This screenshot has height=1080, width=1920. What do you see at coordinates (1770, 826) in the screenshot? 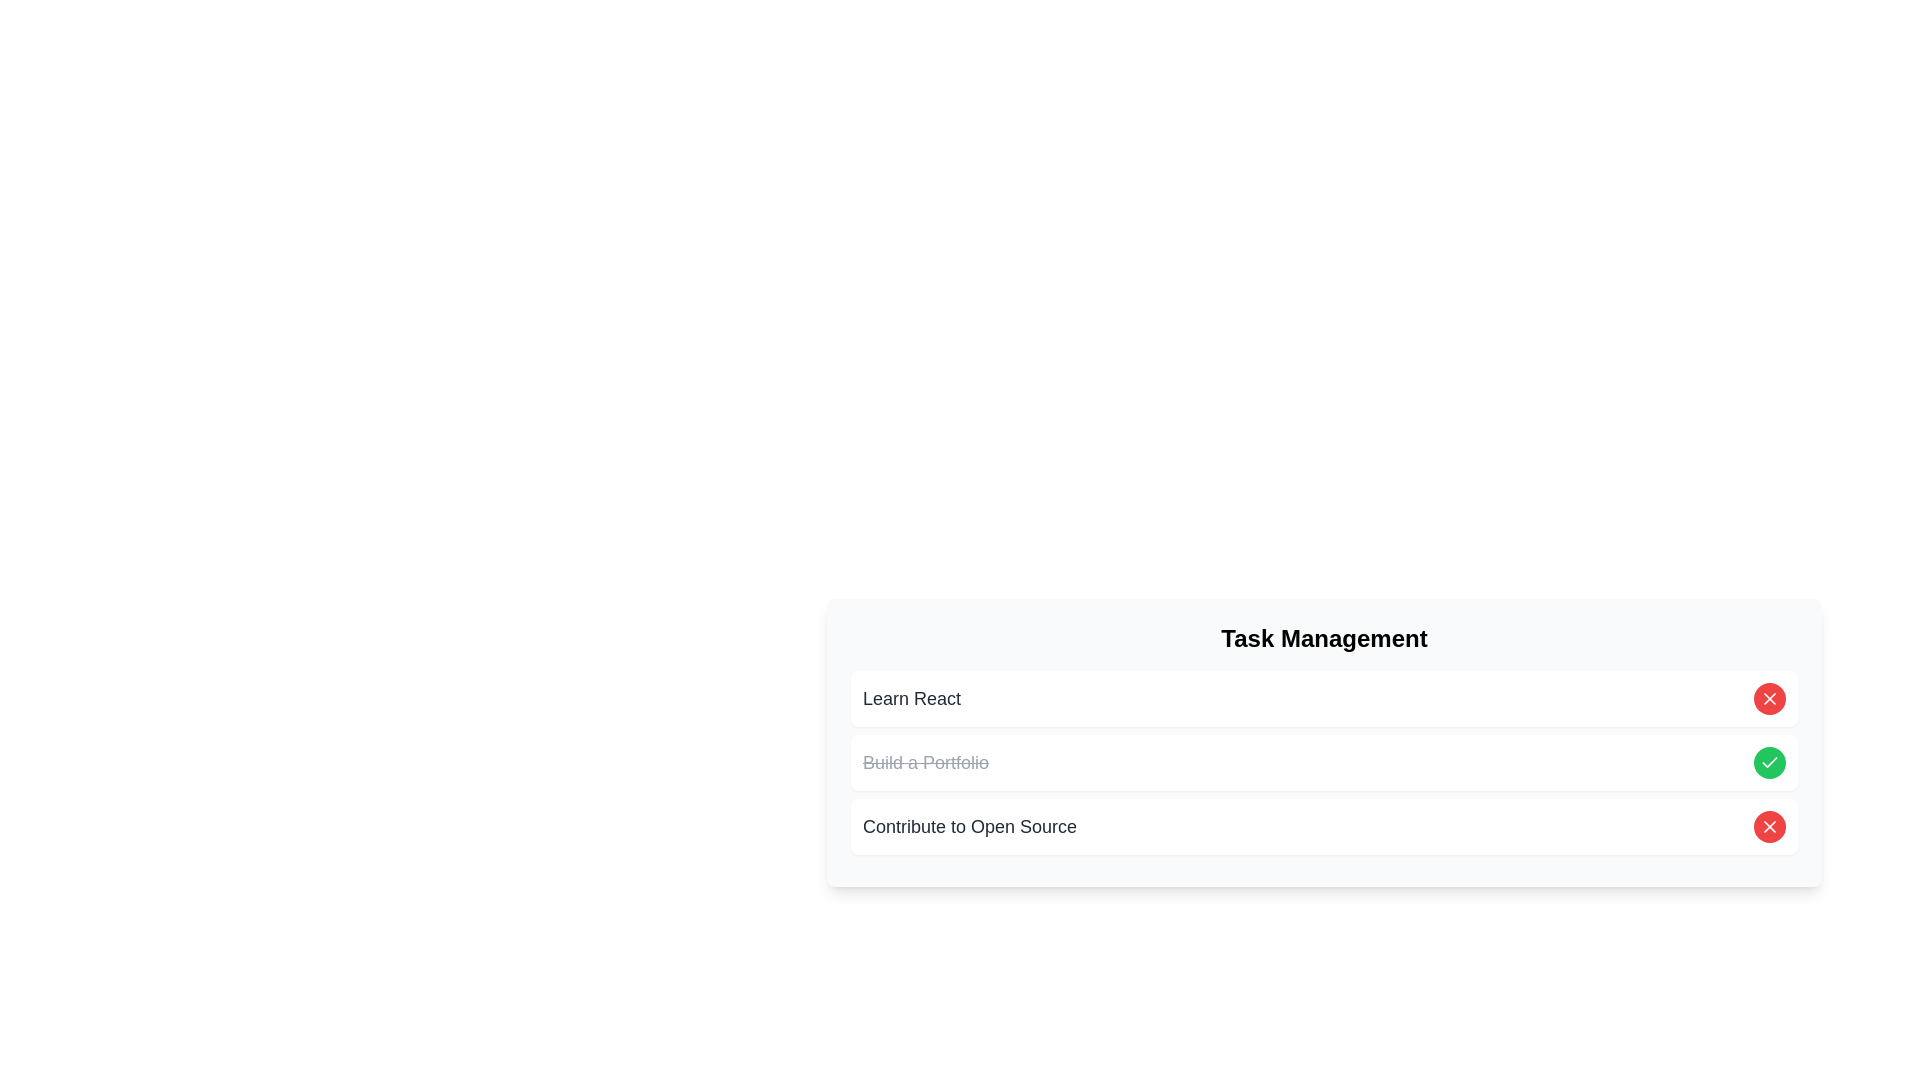
I see `the delete button located in the second column of the task list row labeled 'Learn React'` at bounding box center [1770, 826].